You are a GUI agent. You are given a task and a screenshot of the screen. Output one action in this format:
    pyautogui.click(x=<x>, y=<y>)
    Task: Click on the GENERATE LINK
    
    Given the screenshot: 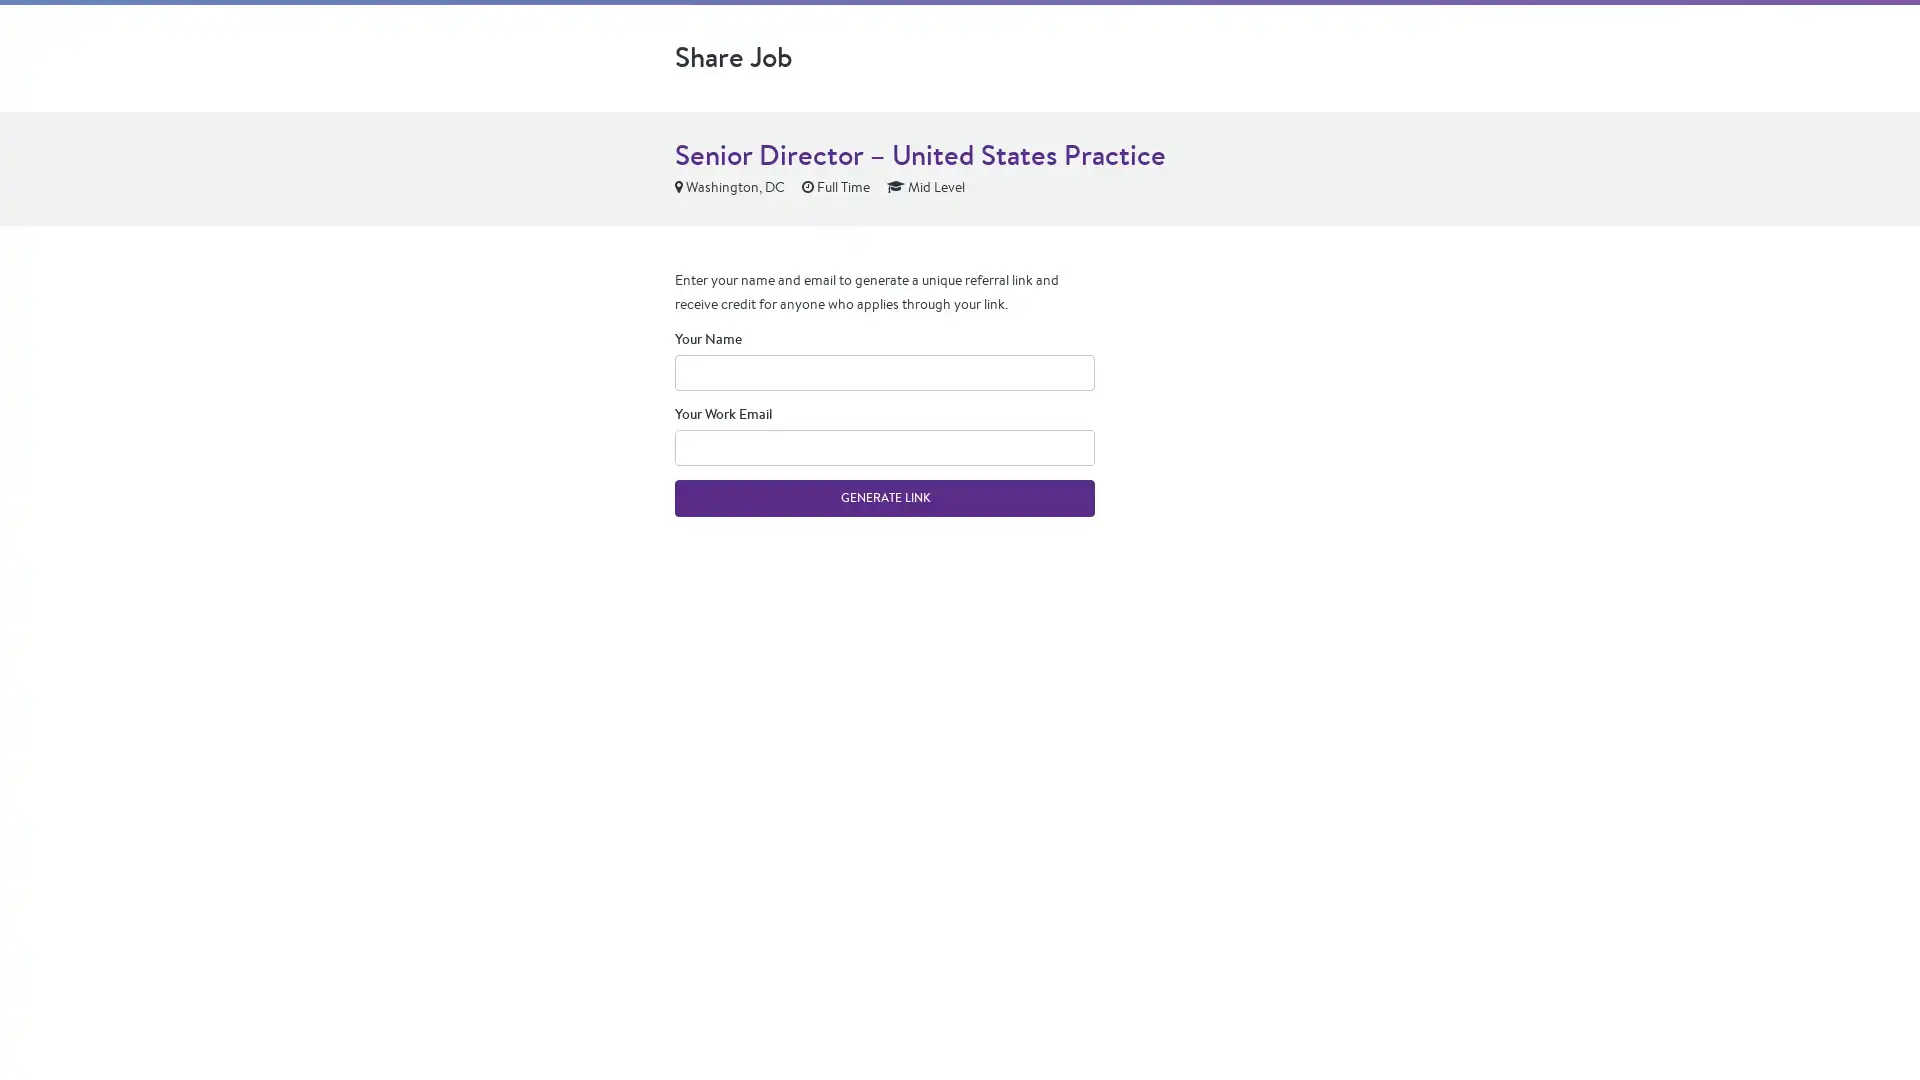 What is the action you would take?
    pyautogui.click(x=883, y=496)
    